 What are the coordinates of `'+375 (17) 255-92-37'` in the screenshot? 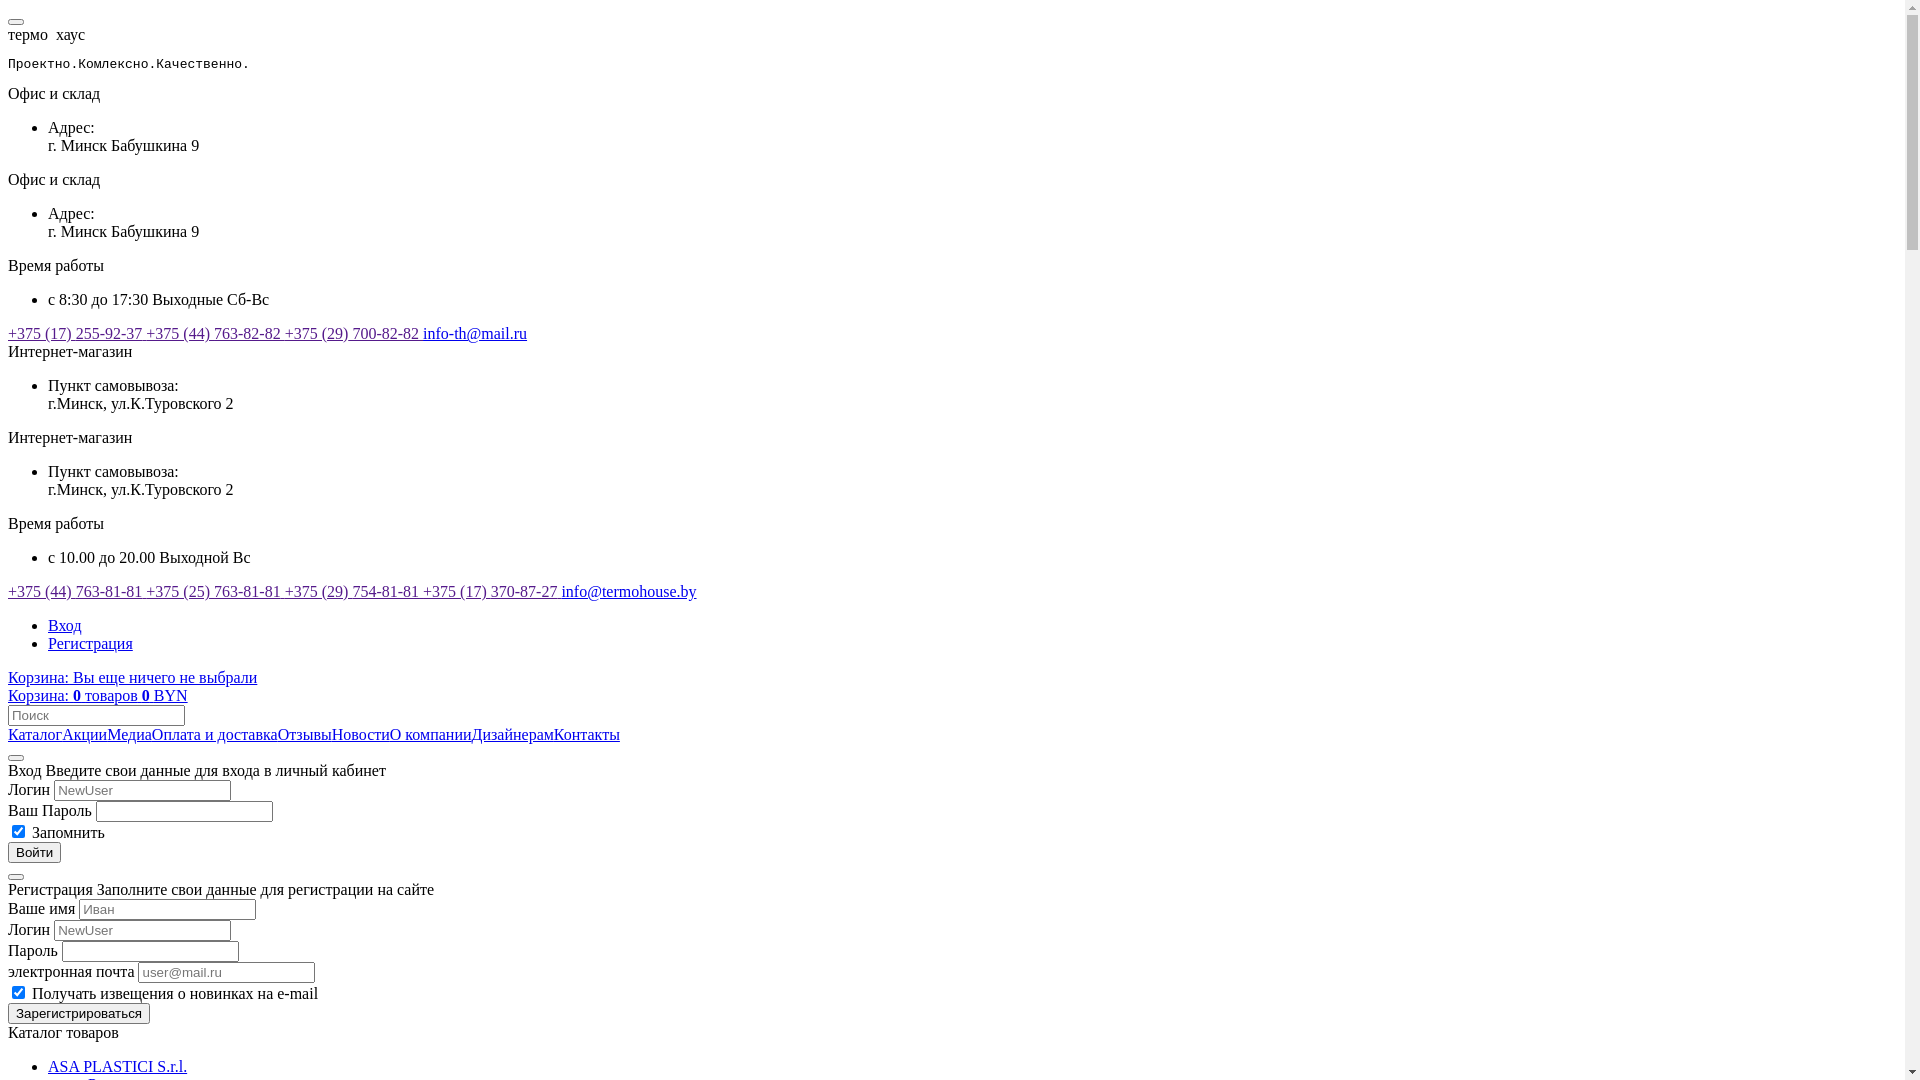 It's located at (76, 332).